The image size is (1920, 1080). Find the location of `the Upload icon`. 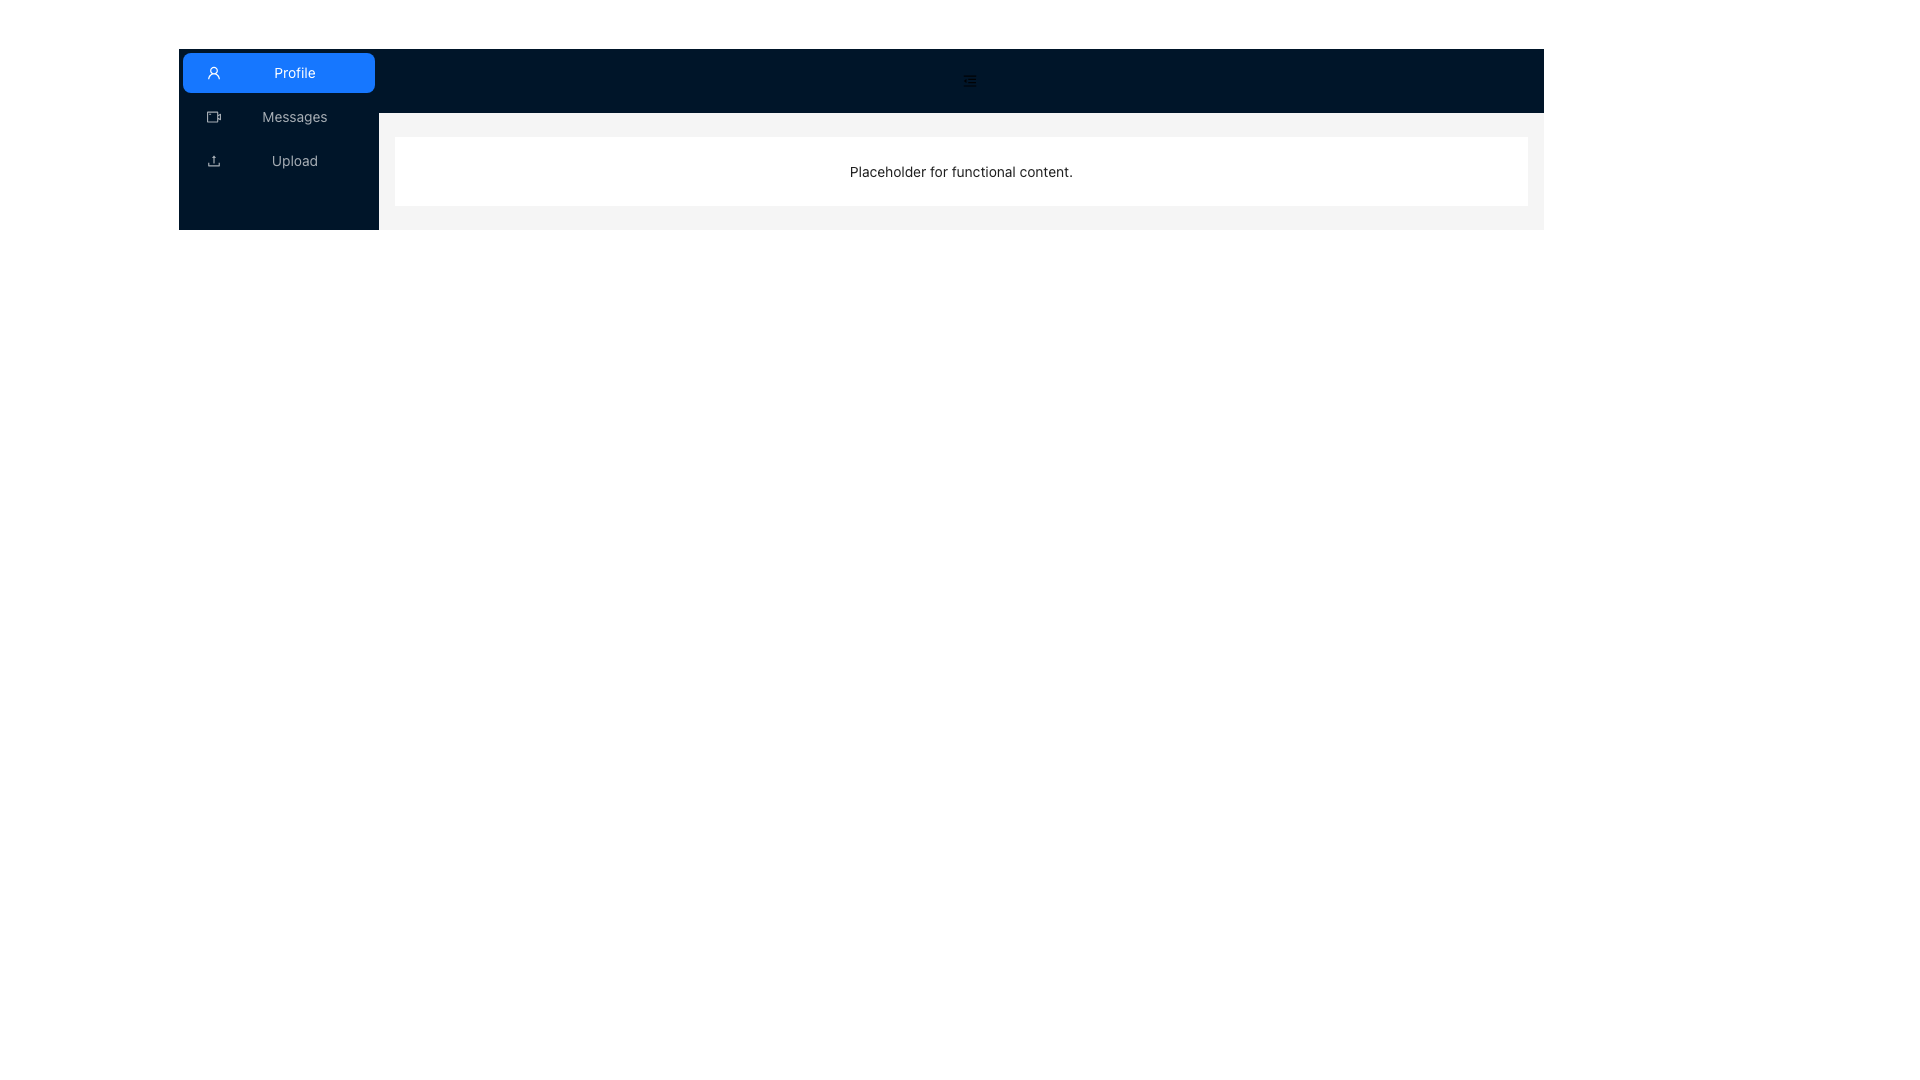

the Upload icon is located at coordinates (214, 160).